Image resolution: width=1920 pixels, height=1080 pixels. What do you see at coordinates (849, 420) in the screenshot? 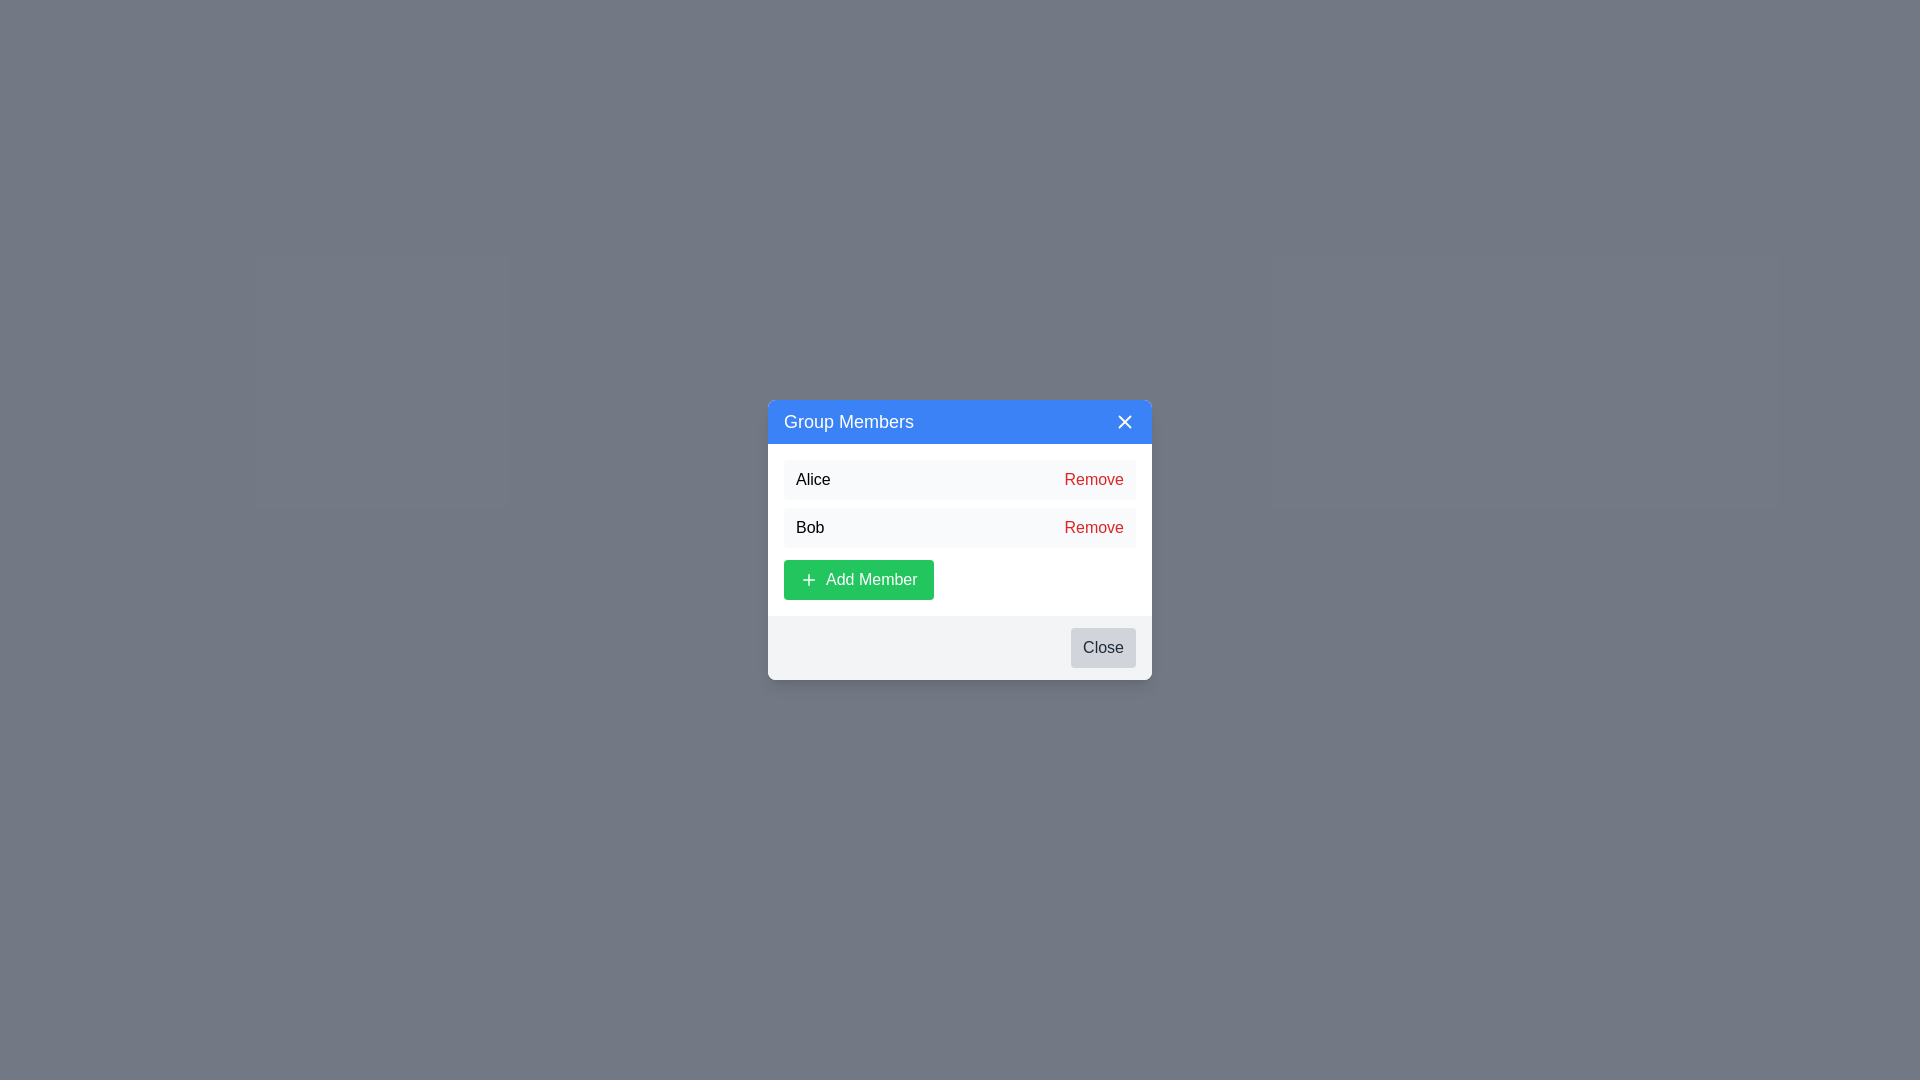
I see `text label displaying 'Group Members', which is styled in bold white font within a blue header section of a dialog box` at bounding box center [849, 420].